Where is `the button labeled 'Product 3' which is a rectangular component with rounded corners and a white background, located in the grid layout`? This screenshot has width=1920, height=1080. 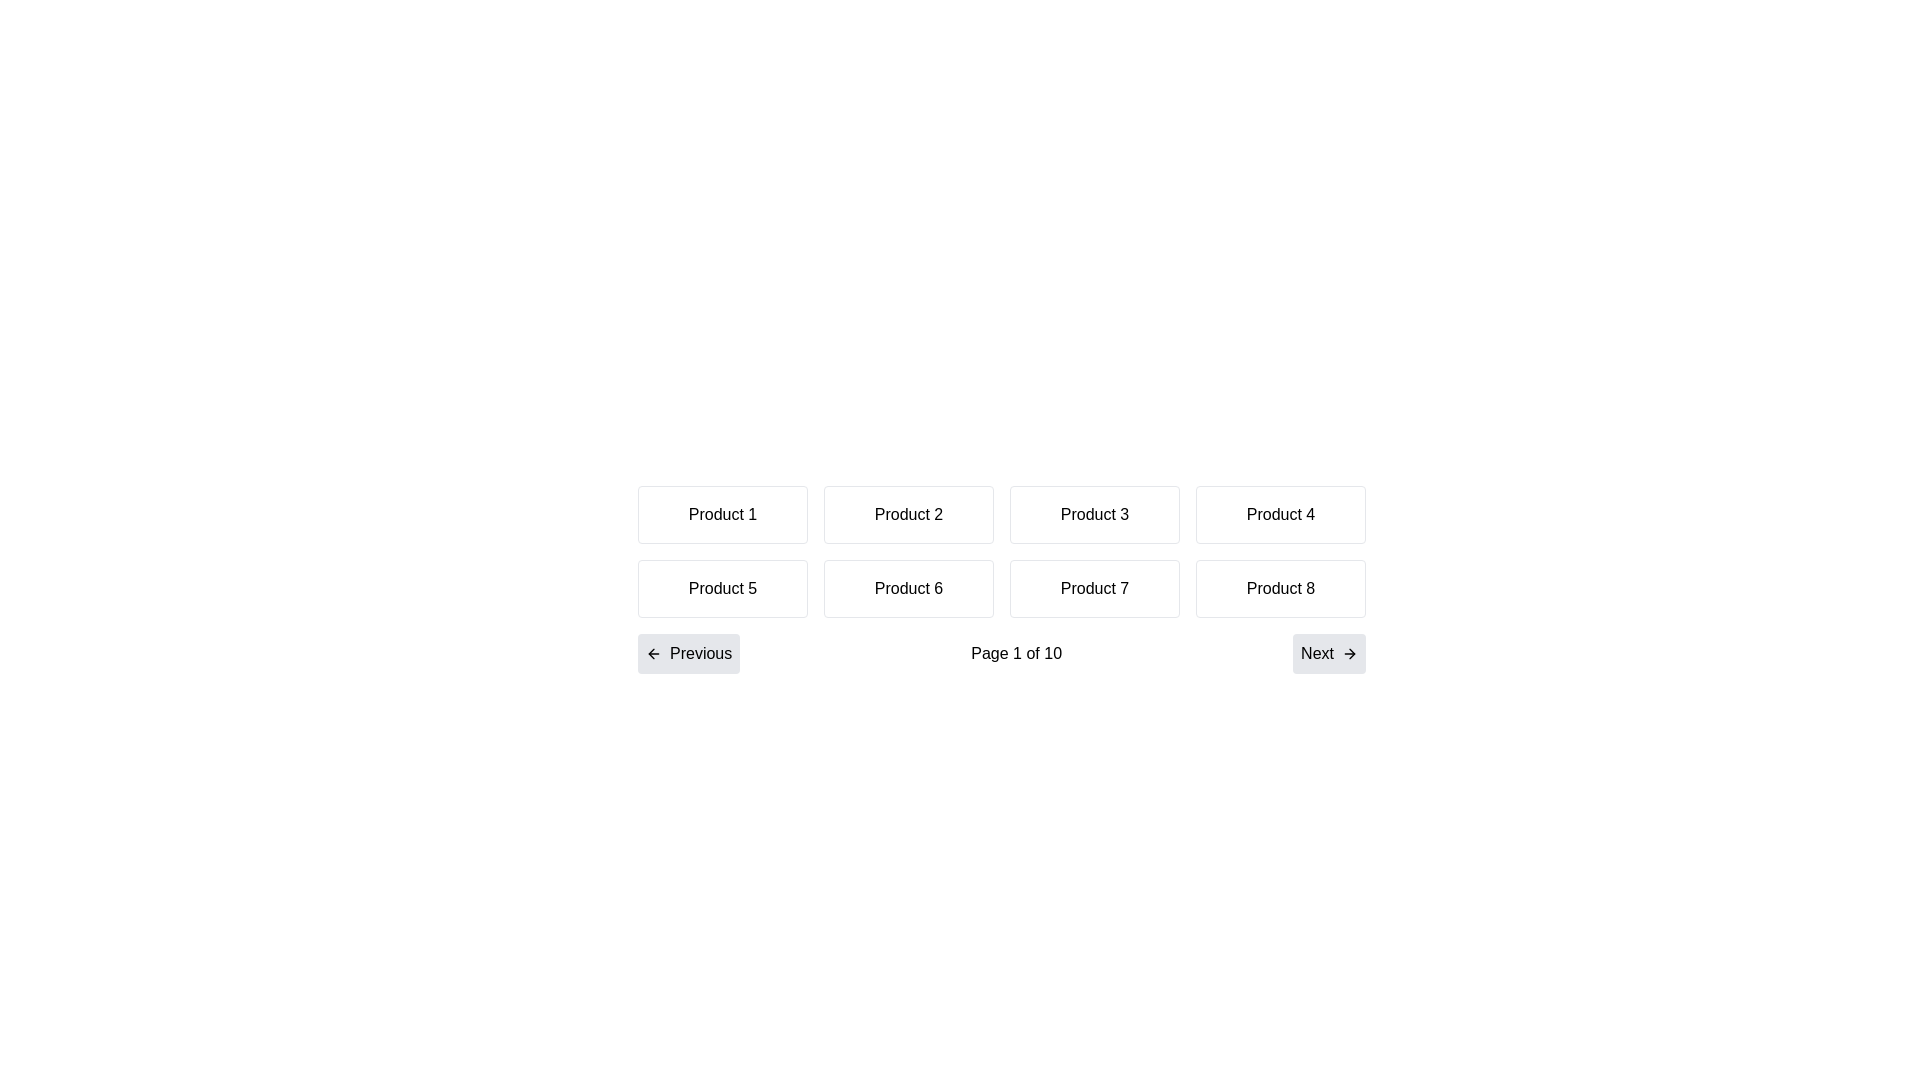 the button labeled 'Product 3' which is a rectangular component with rounded corners and a white background, located in the grid layout is located at coordinates (1093, 514).